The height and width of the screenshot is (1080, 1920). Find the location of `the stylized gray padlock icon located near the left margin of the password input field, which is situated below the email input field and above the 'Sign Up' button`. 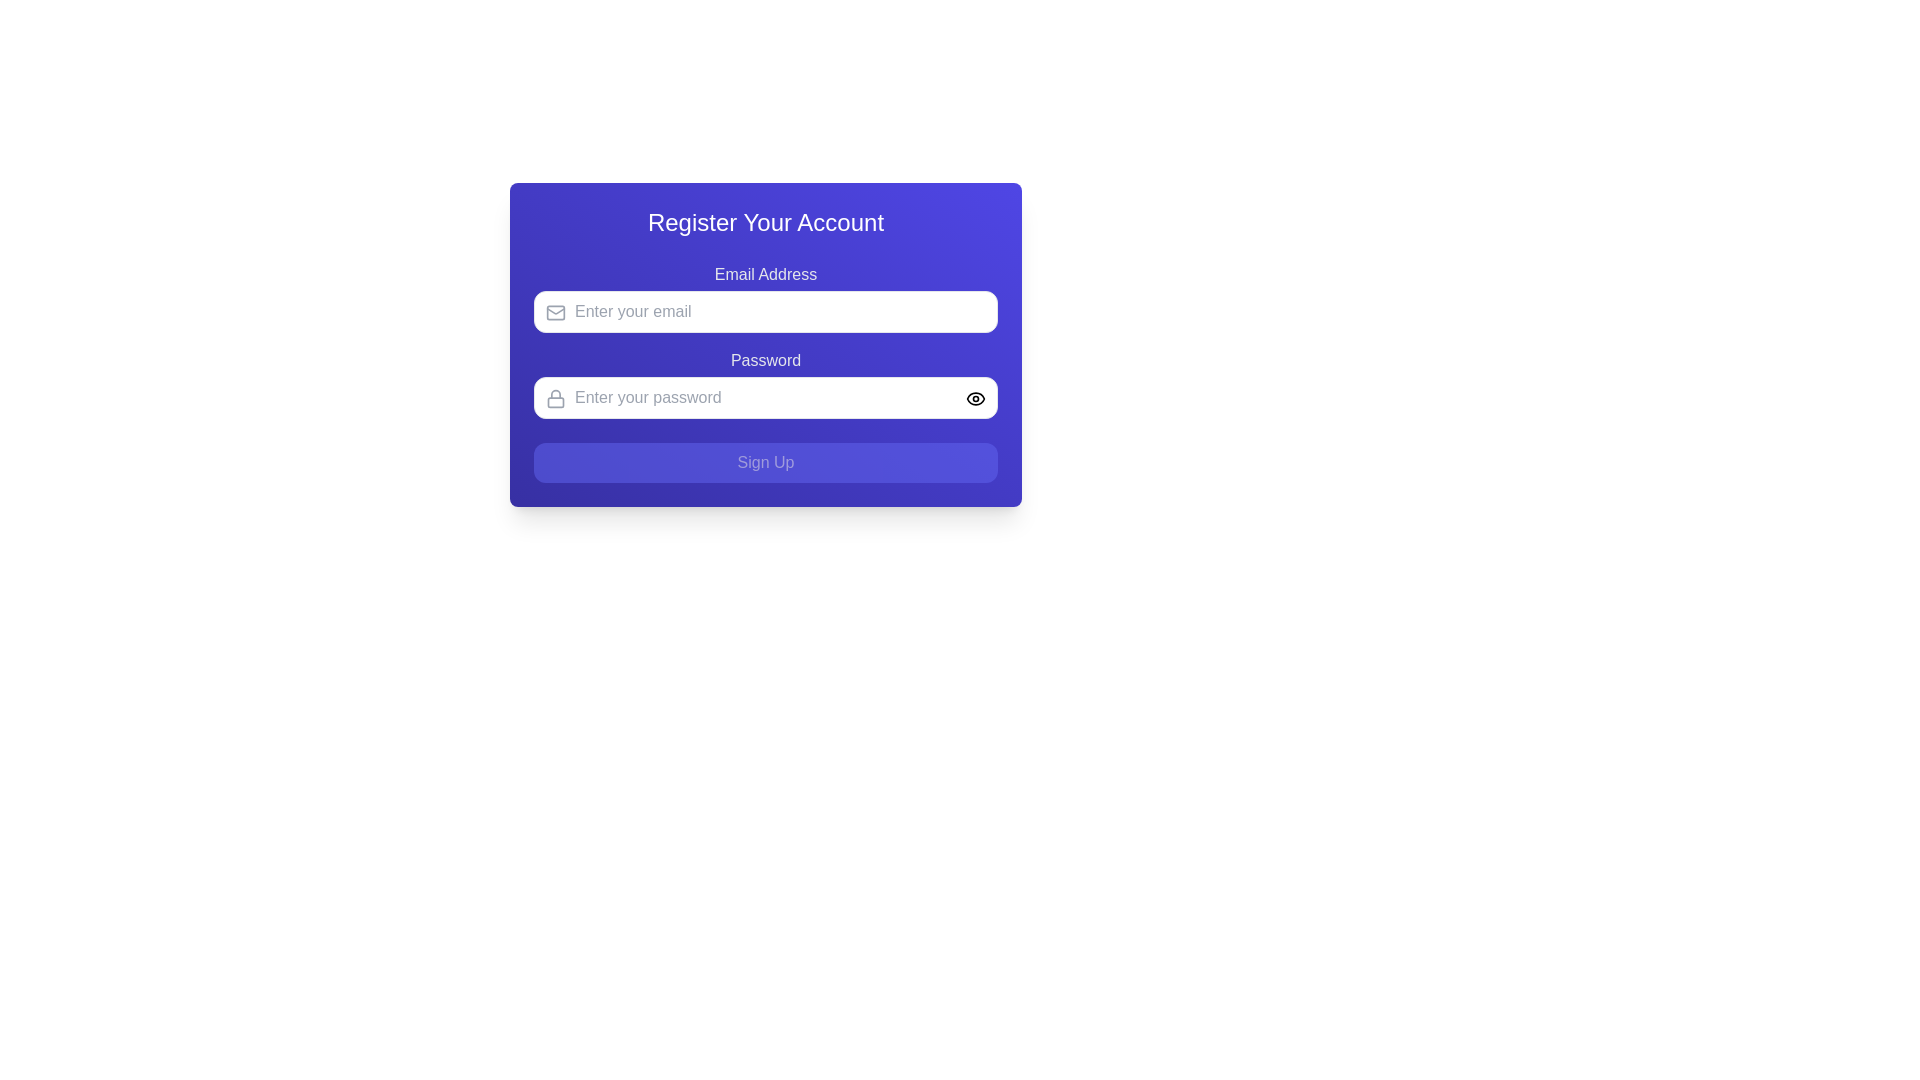

the stylized gray padlock icon located near the left margin of the password input field, which is situated below the email input field and above the 'Sign Up' button is located at coordinates (556, 398).